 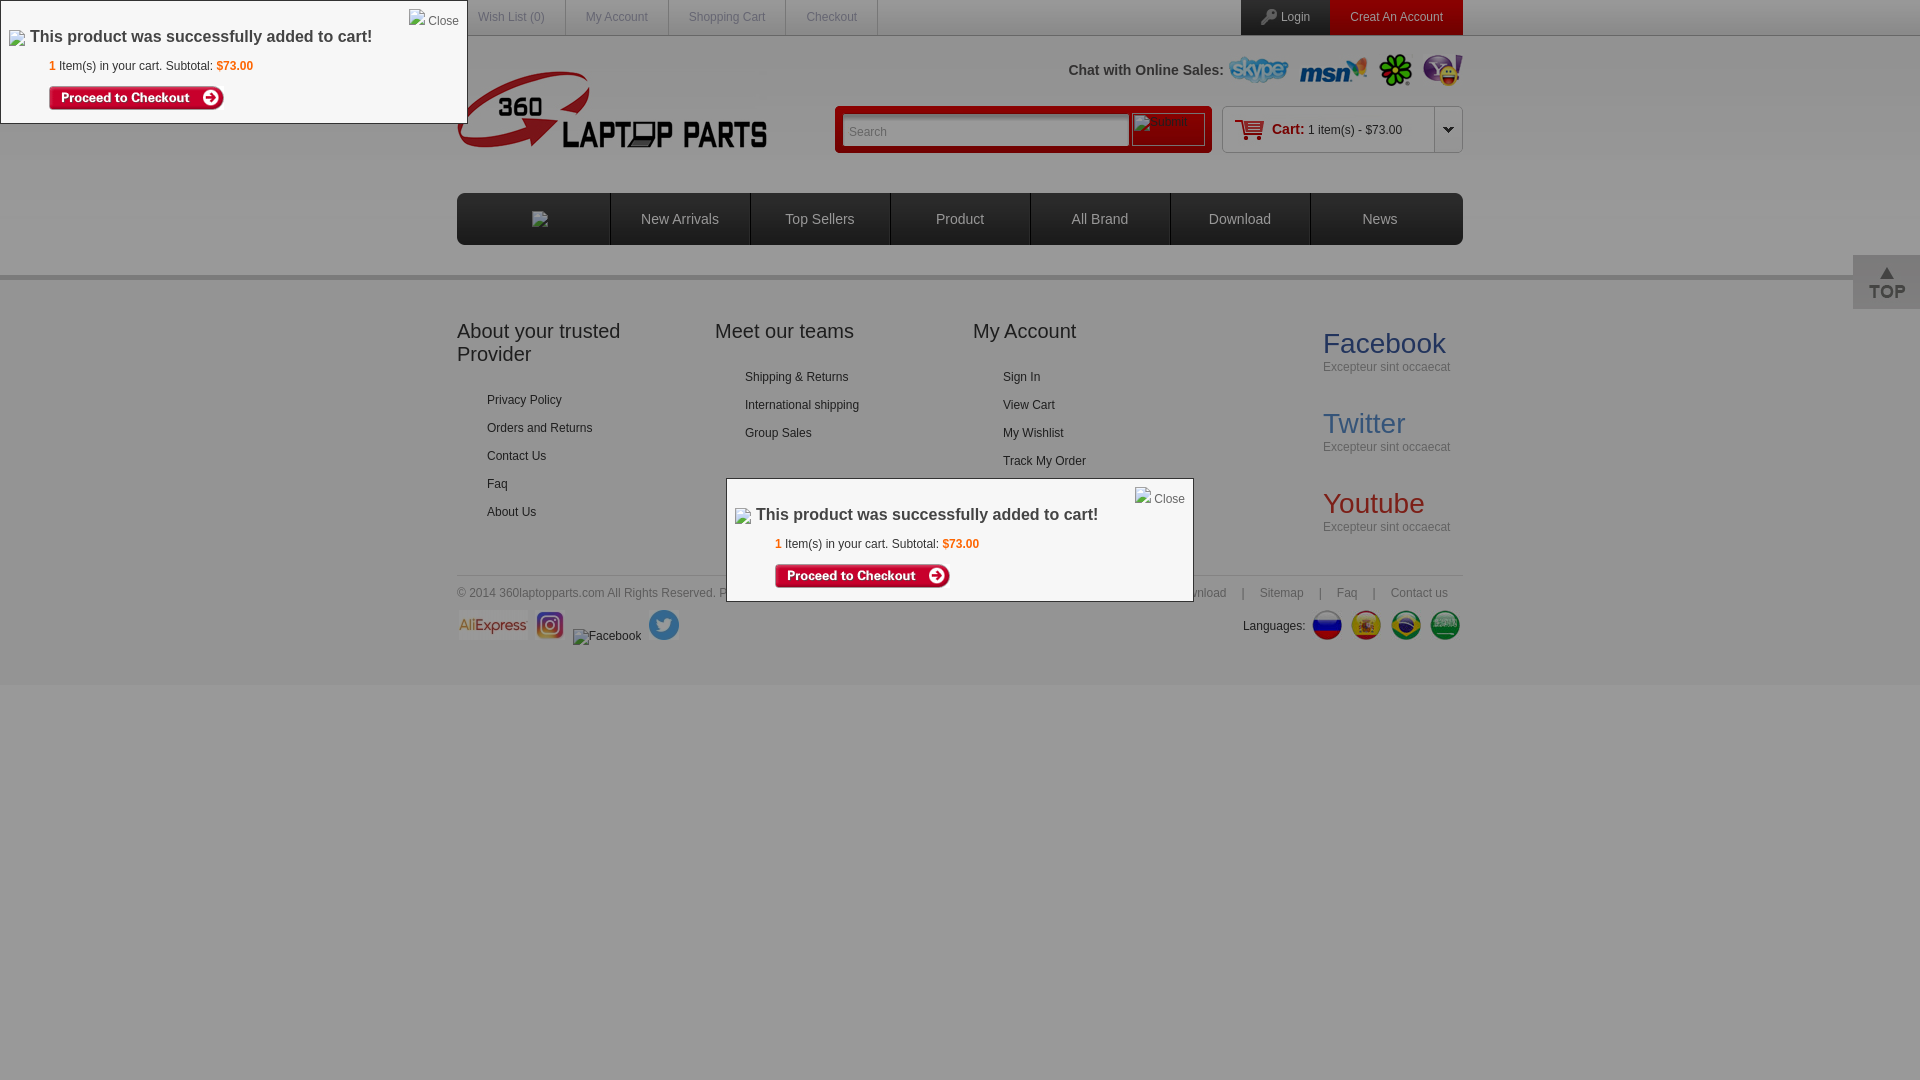 What do you see at coordinates (477, 16) in the screenshot?
I see `'Wish List (0)'` at bounding box center [477, 16].